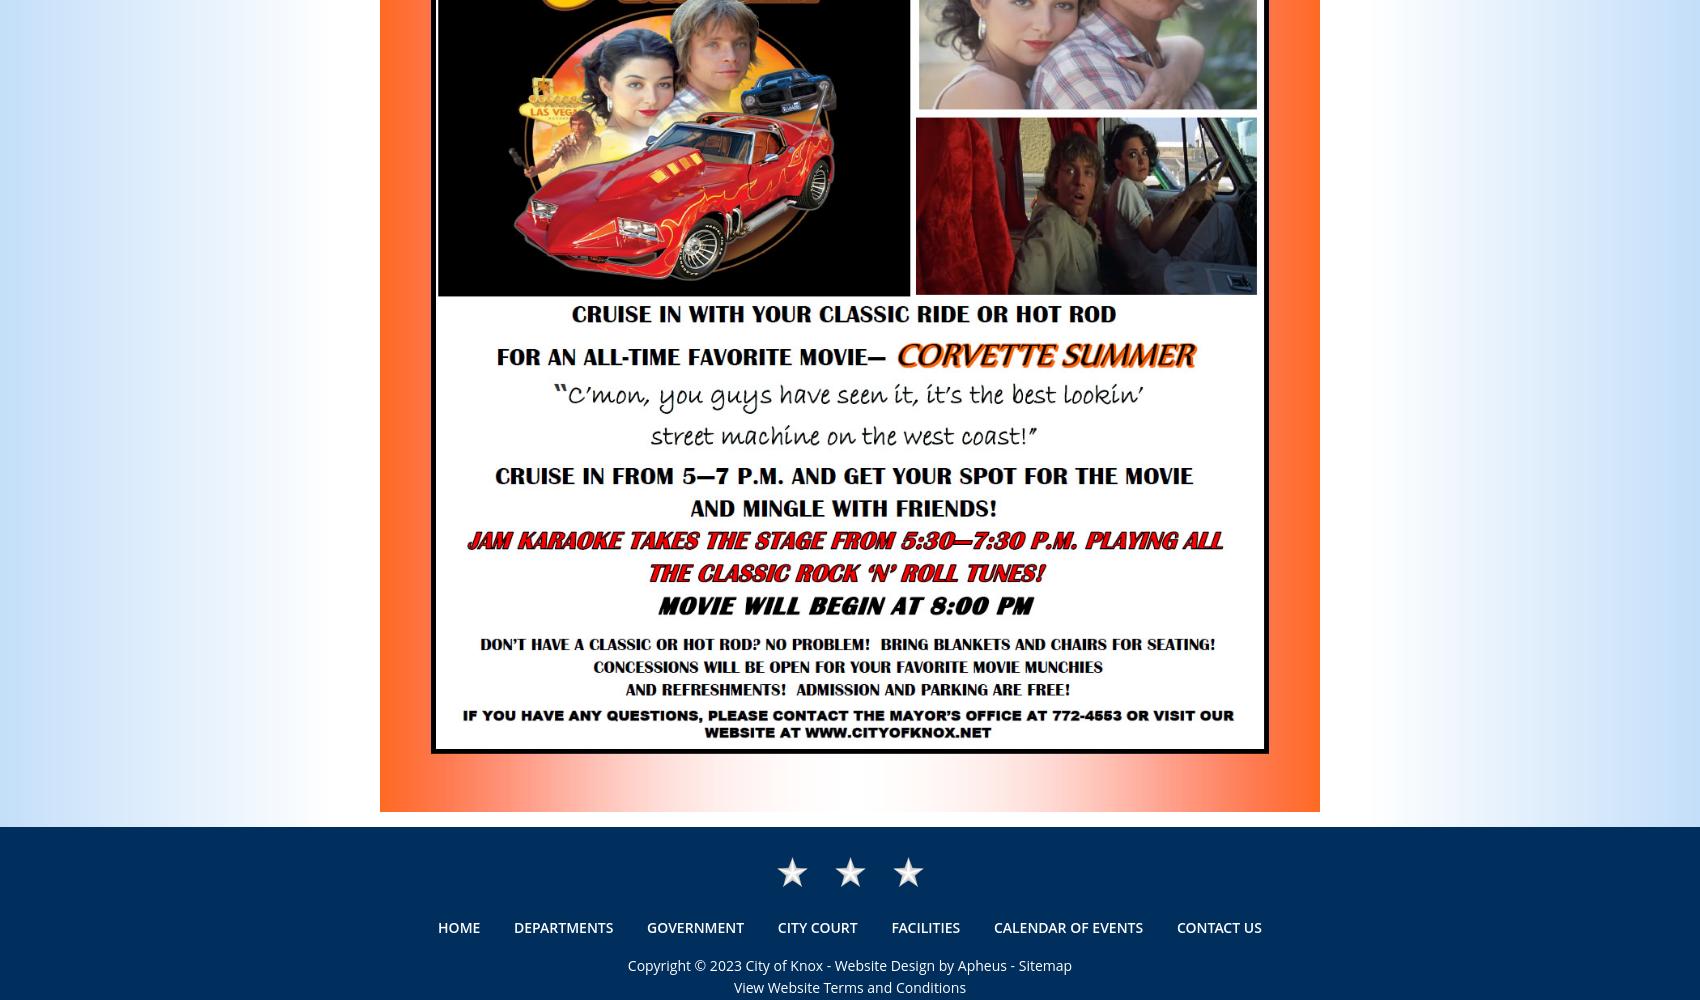 Image resolution: width=1700 pixels, height=1000 pixels. What do you see at coordinates (1217, 927) in the screenshot?
I see `'Contact Us'` at bounding box center [1217, 927].